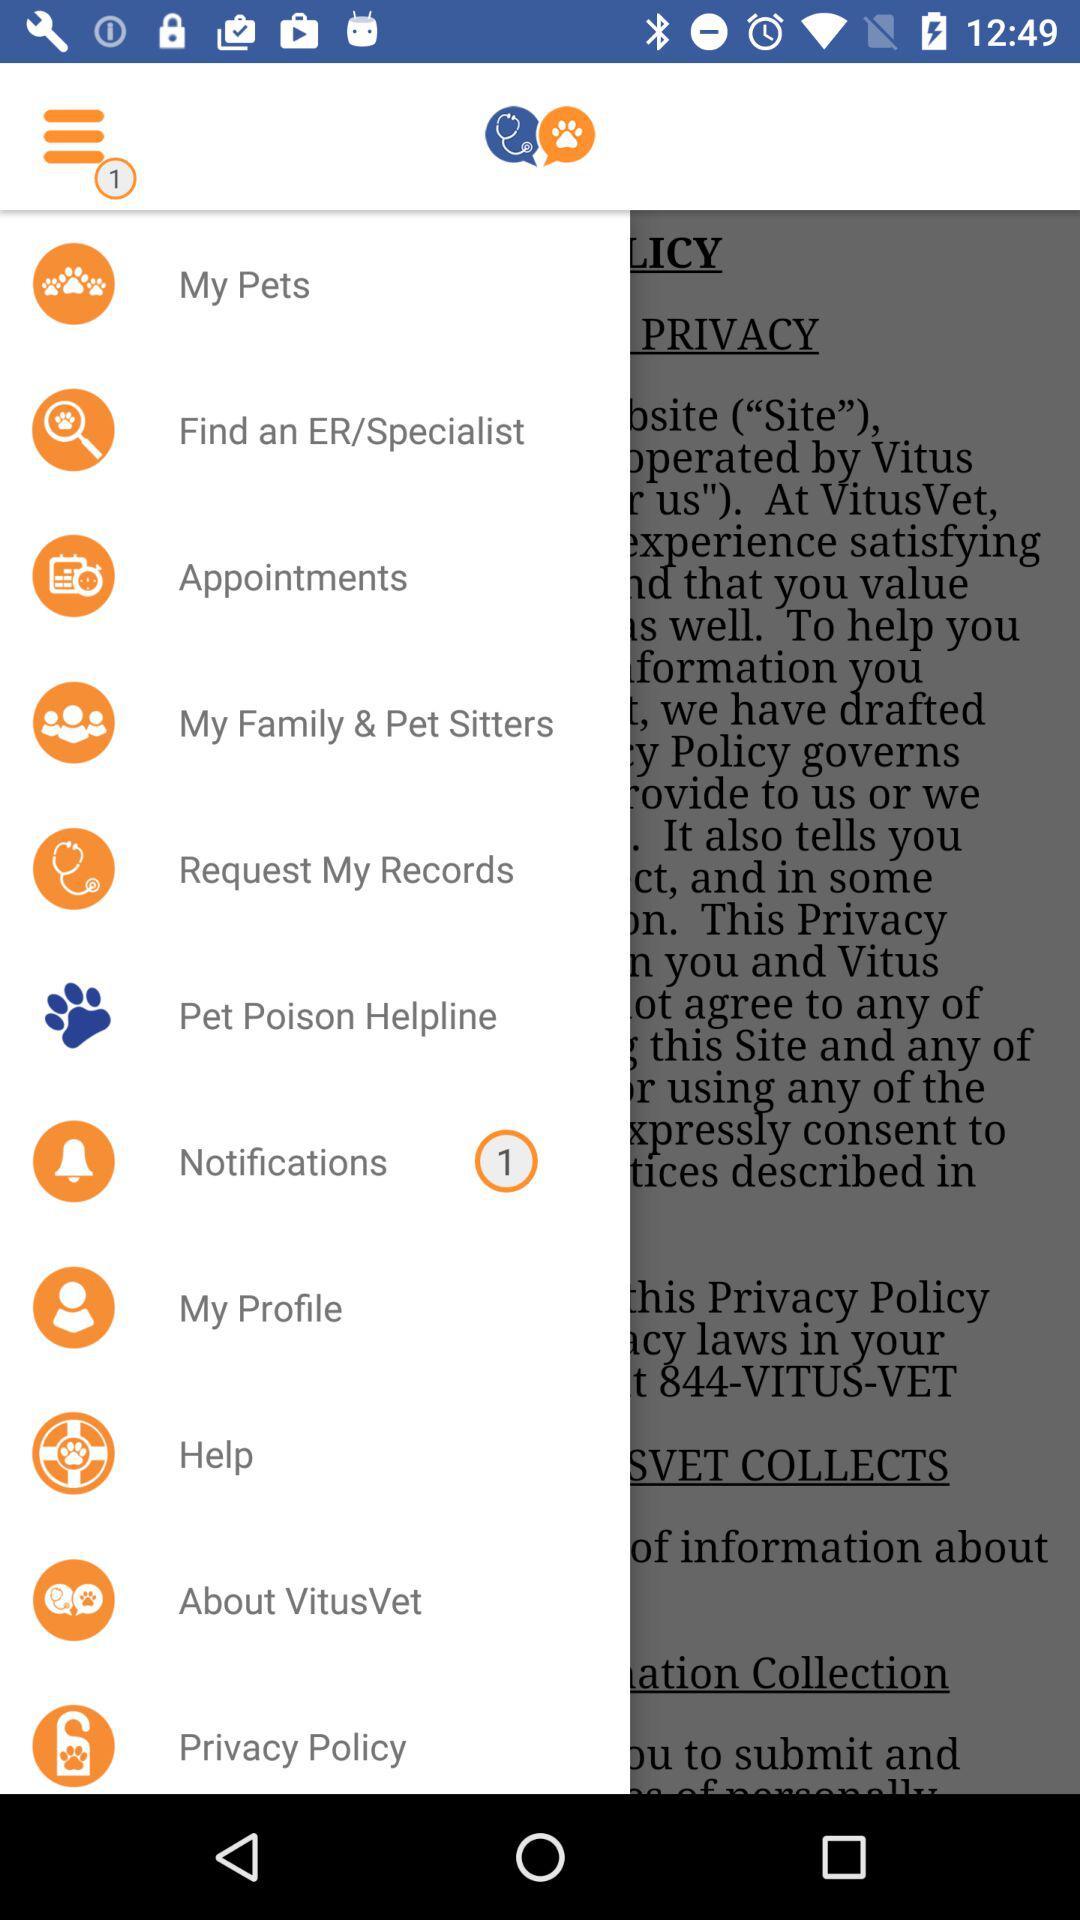 The image size is (1080, 1920). What do you see at coordinates (72, 1306) in the screenshot?
I see `the icon beside my profile` at bounding box center [72, 1306].